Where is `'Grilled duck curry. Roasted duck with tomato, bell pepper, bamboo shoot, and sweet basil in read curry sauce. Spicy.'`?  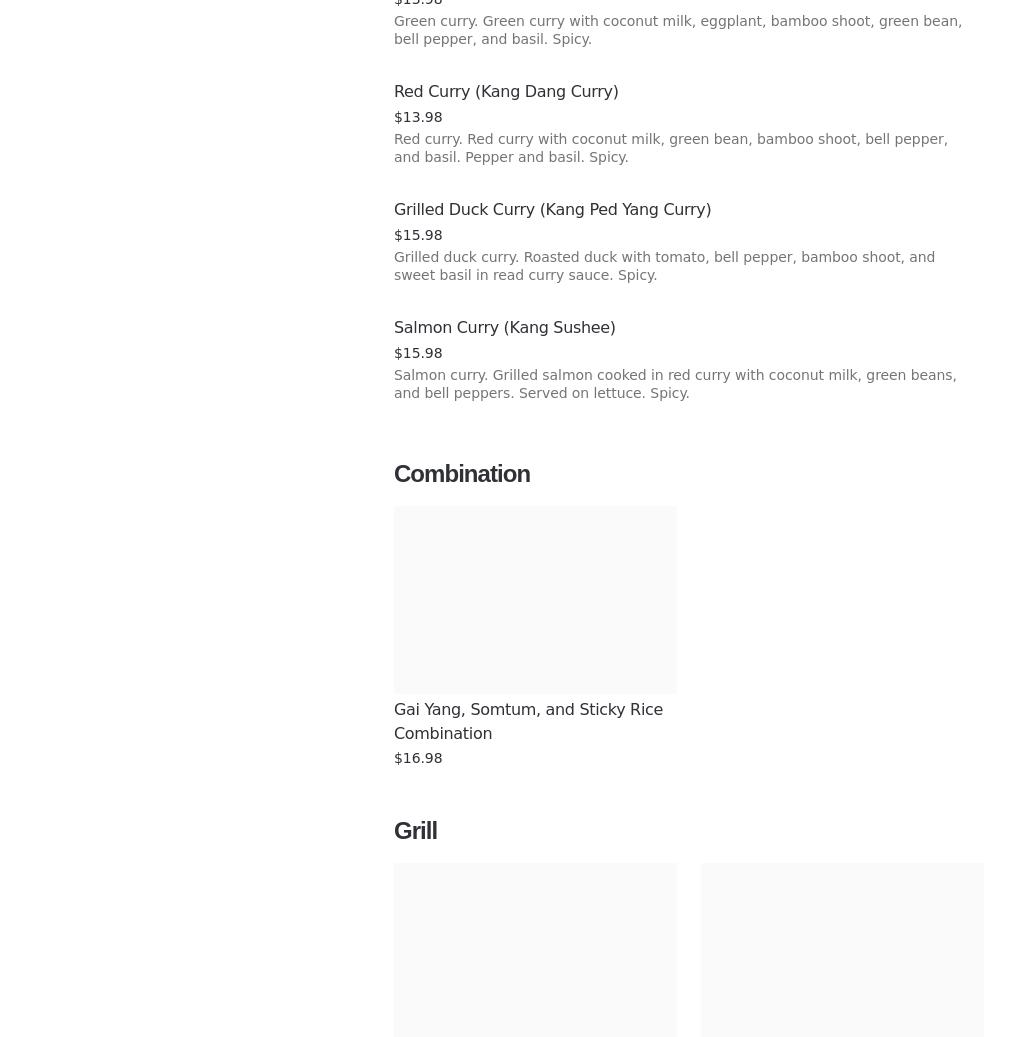 'Grilled duck curry. Roasted duck with tomato, bell pepper, bamboo shoot, and sweet basil in read curry sauce. Spicy.' is located at coordinates (663, 264).